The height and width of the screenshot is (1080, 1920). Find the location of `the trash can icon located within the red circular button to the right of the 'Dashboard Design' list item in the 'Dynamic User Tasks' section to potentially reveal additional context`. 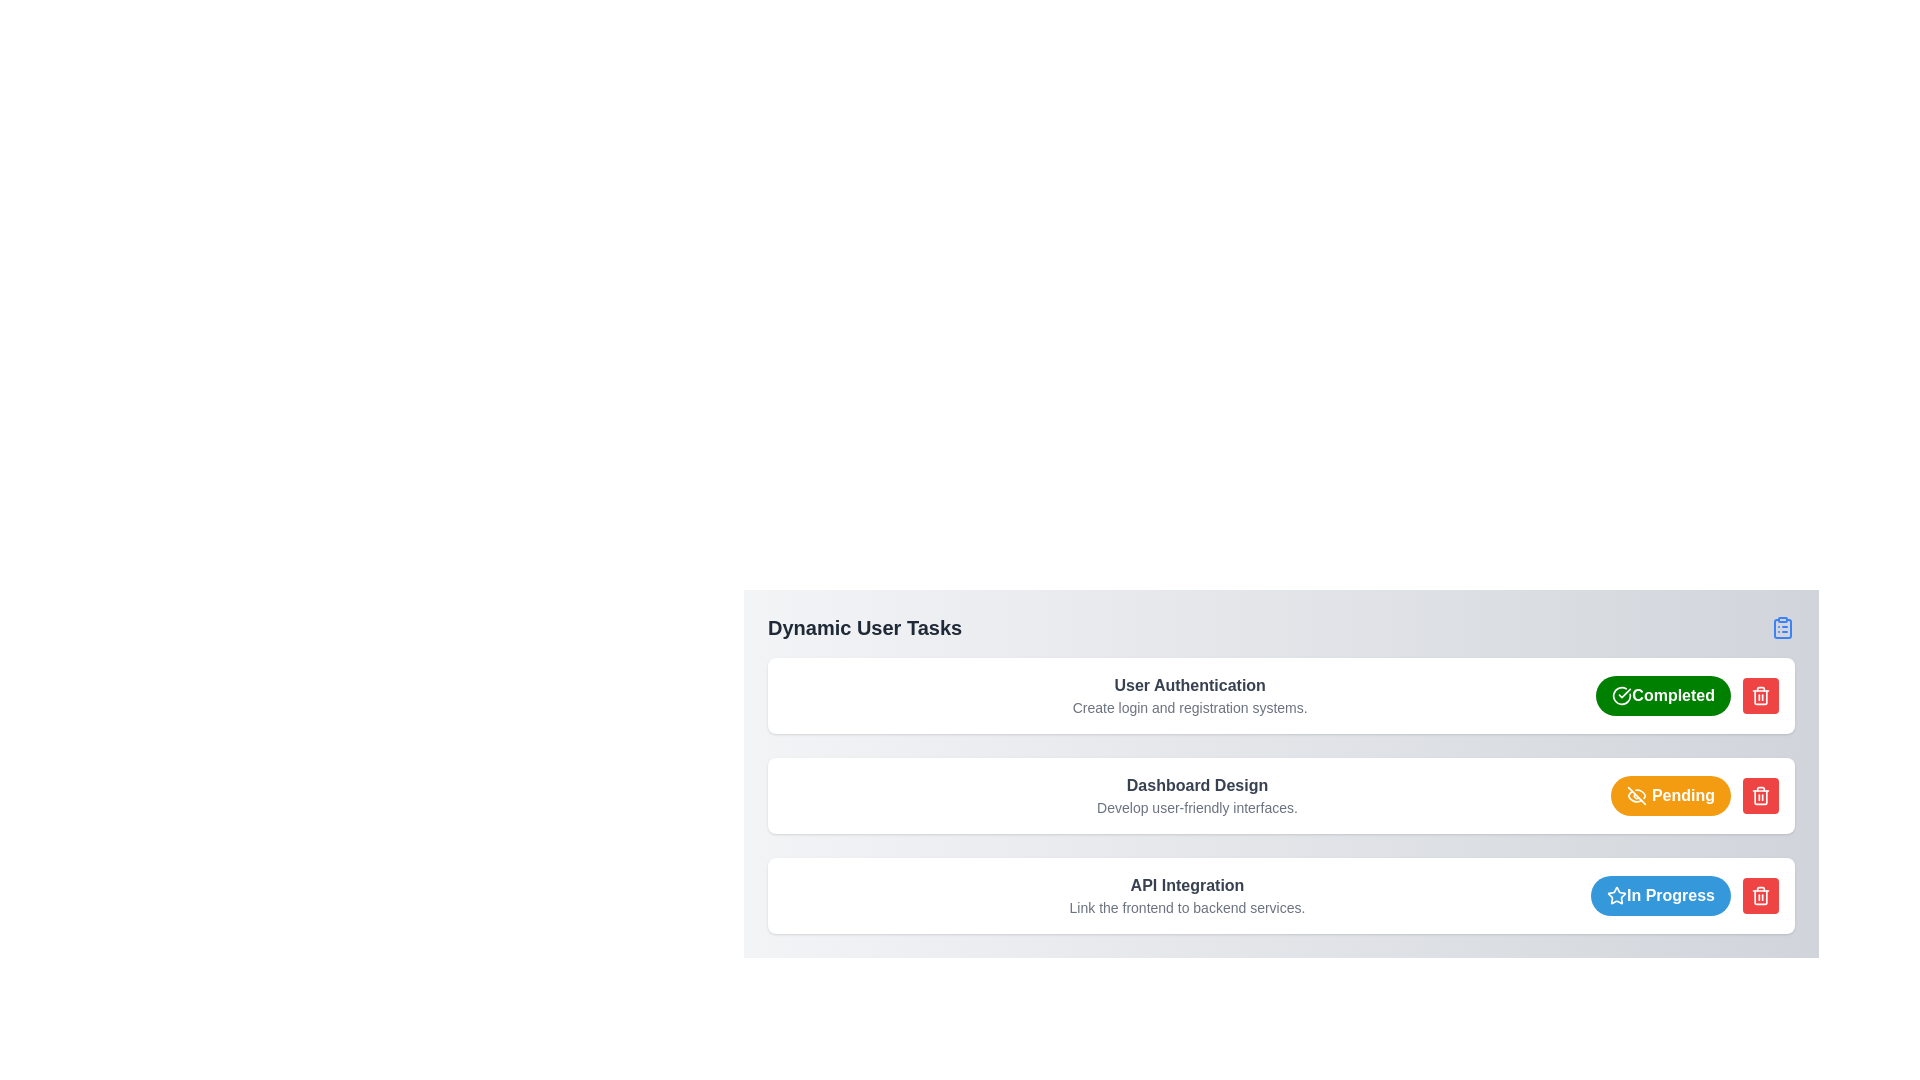

the trash can icon located within the red circular button to the right of the 'Dashboard Design' list item in the 'Dynamic User Tasks' section to potentially reveal additional context is located at coordinates (1761, 894).